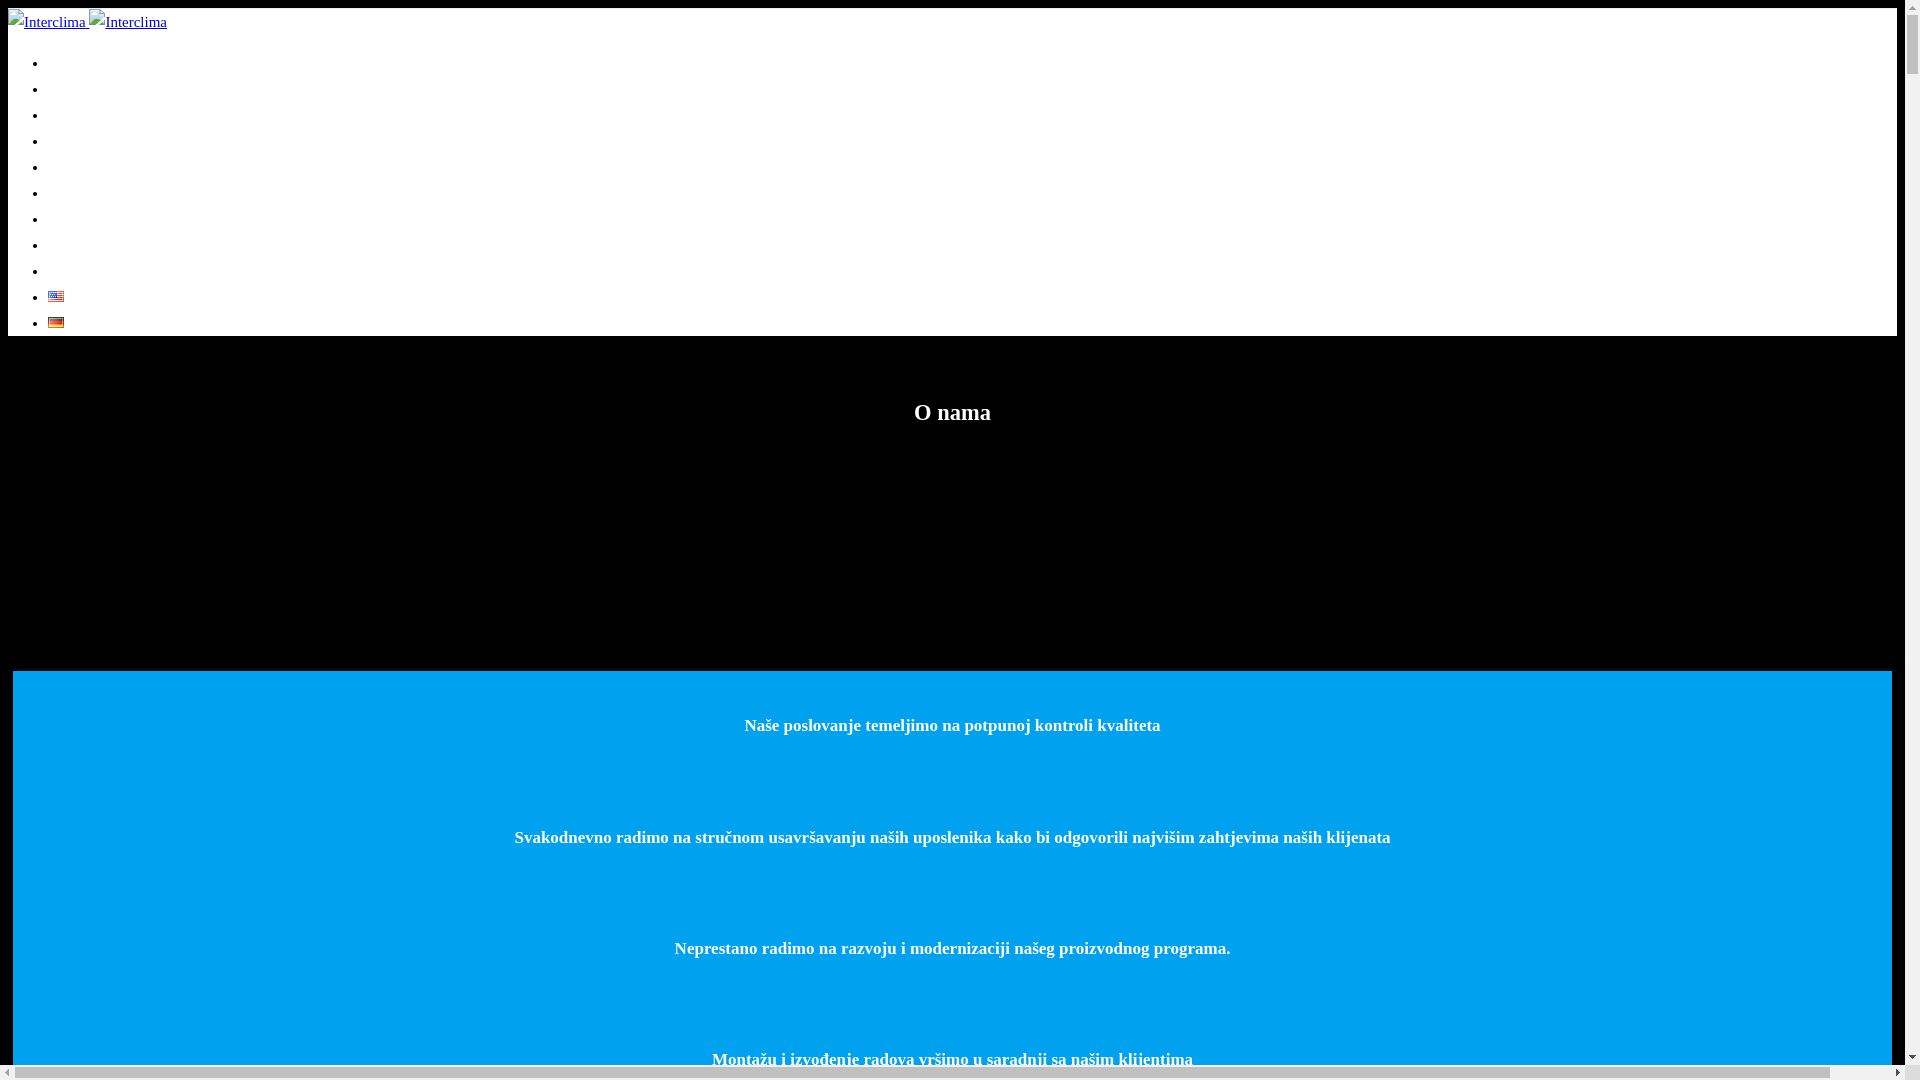  I want to click on 'Vijesti', so click(68, 192).